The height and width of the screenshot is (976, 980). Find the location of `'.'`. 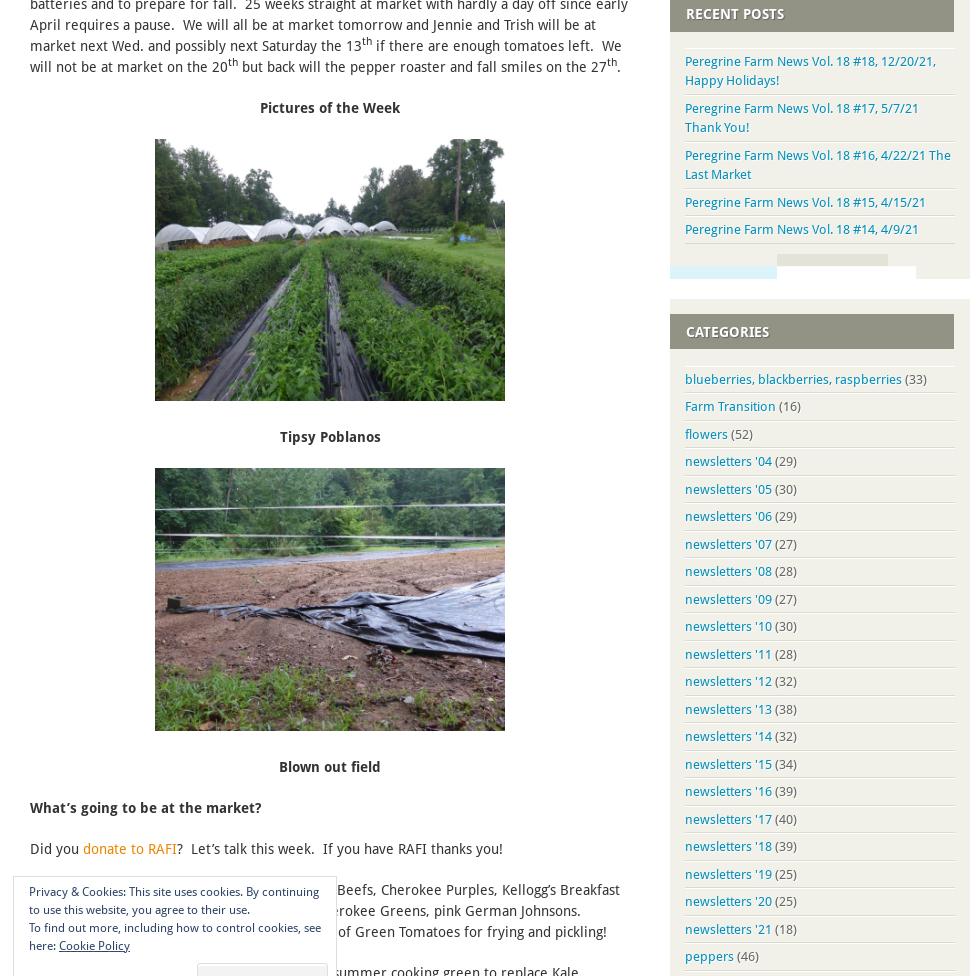

'.' is located at coordinates (617, 65).